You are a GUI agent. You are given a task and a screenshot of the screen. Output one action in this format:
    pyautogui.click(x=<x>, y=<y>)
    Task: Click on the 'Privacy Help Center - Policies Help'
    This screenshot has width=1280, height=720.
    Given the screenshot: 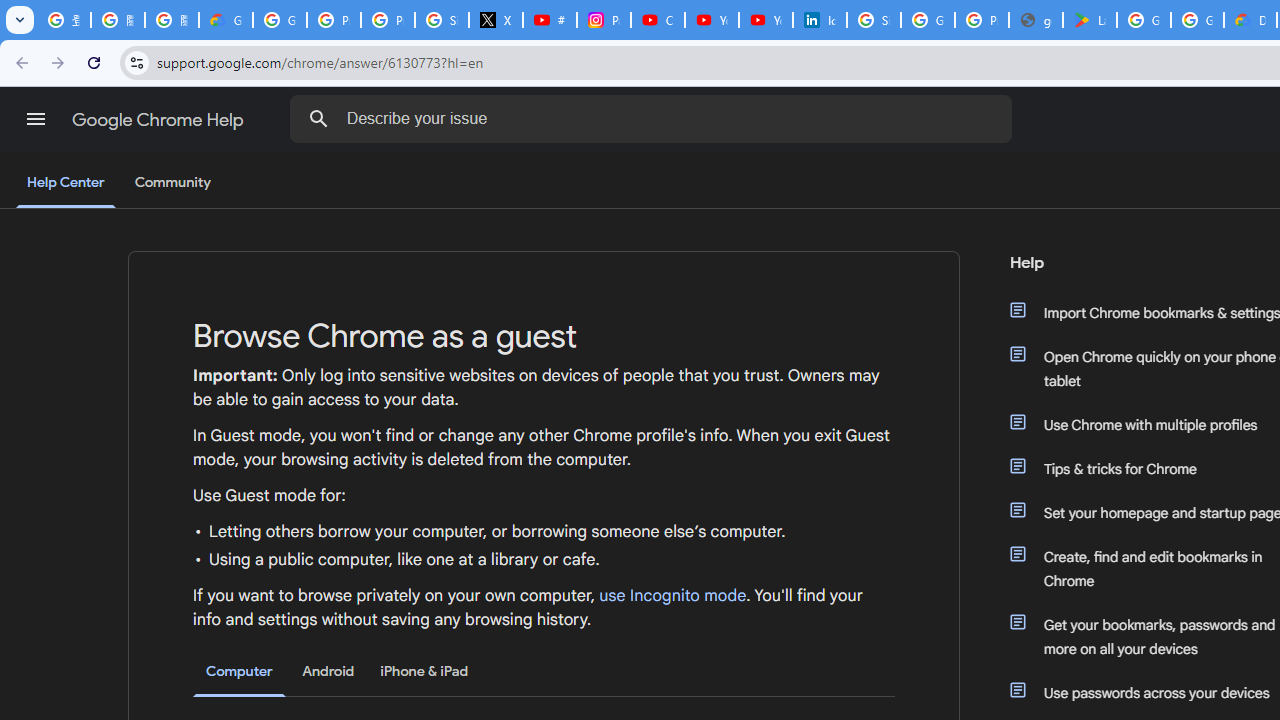 What is the action you would take?
    pyautogui.click(x=387, y=20)
    